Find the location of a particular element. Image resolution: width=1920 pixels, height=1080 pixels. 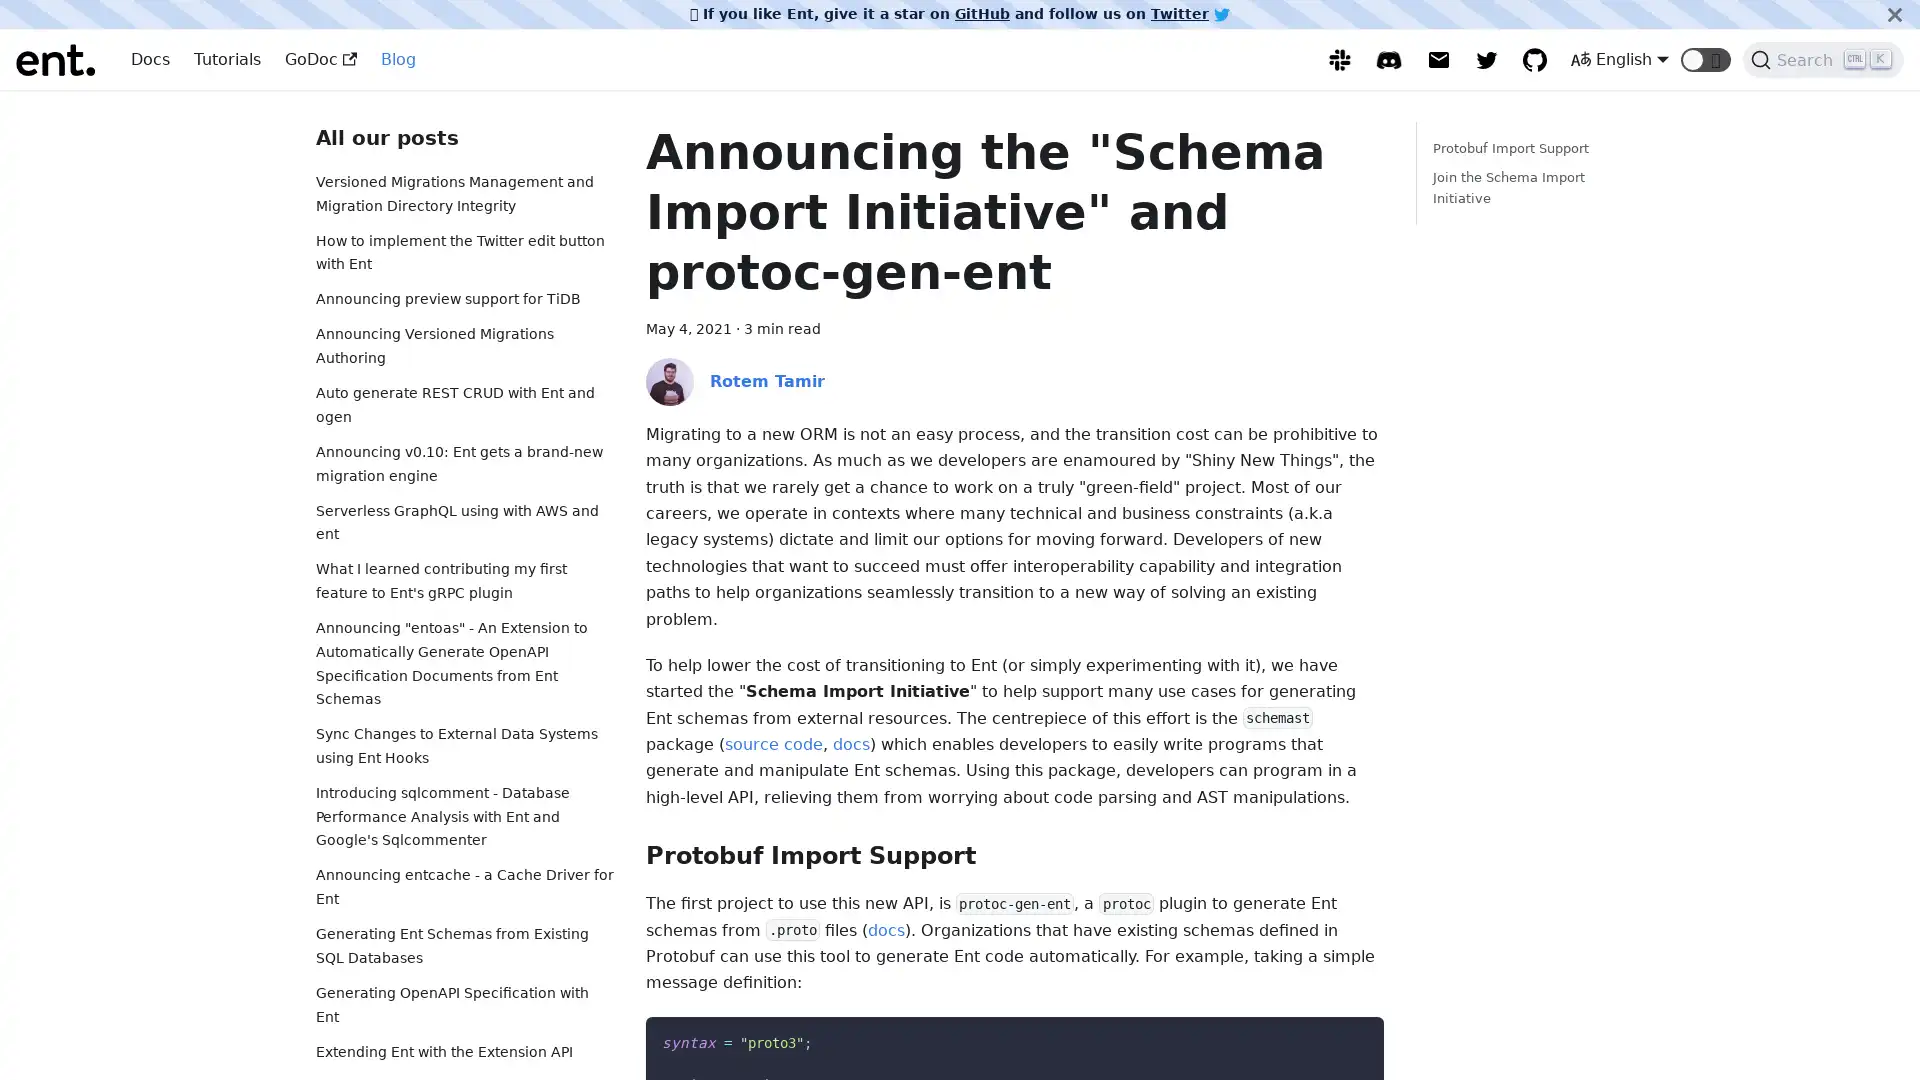

Search is located at coordinates (1823, 59).